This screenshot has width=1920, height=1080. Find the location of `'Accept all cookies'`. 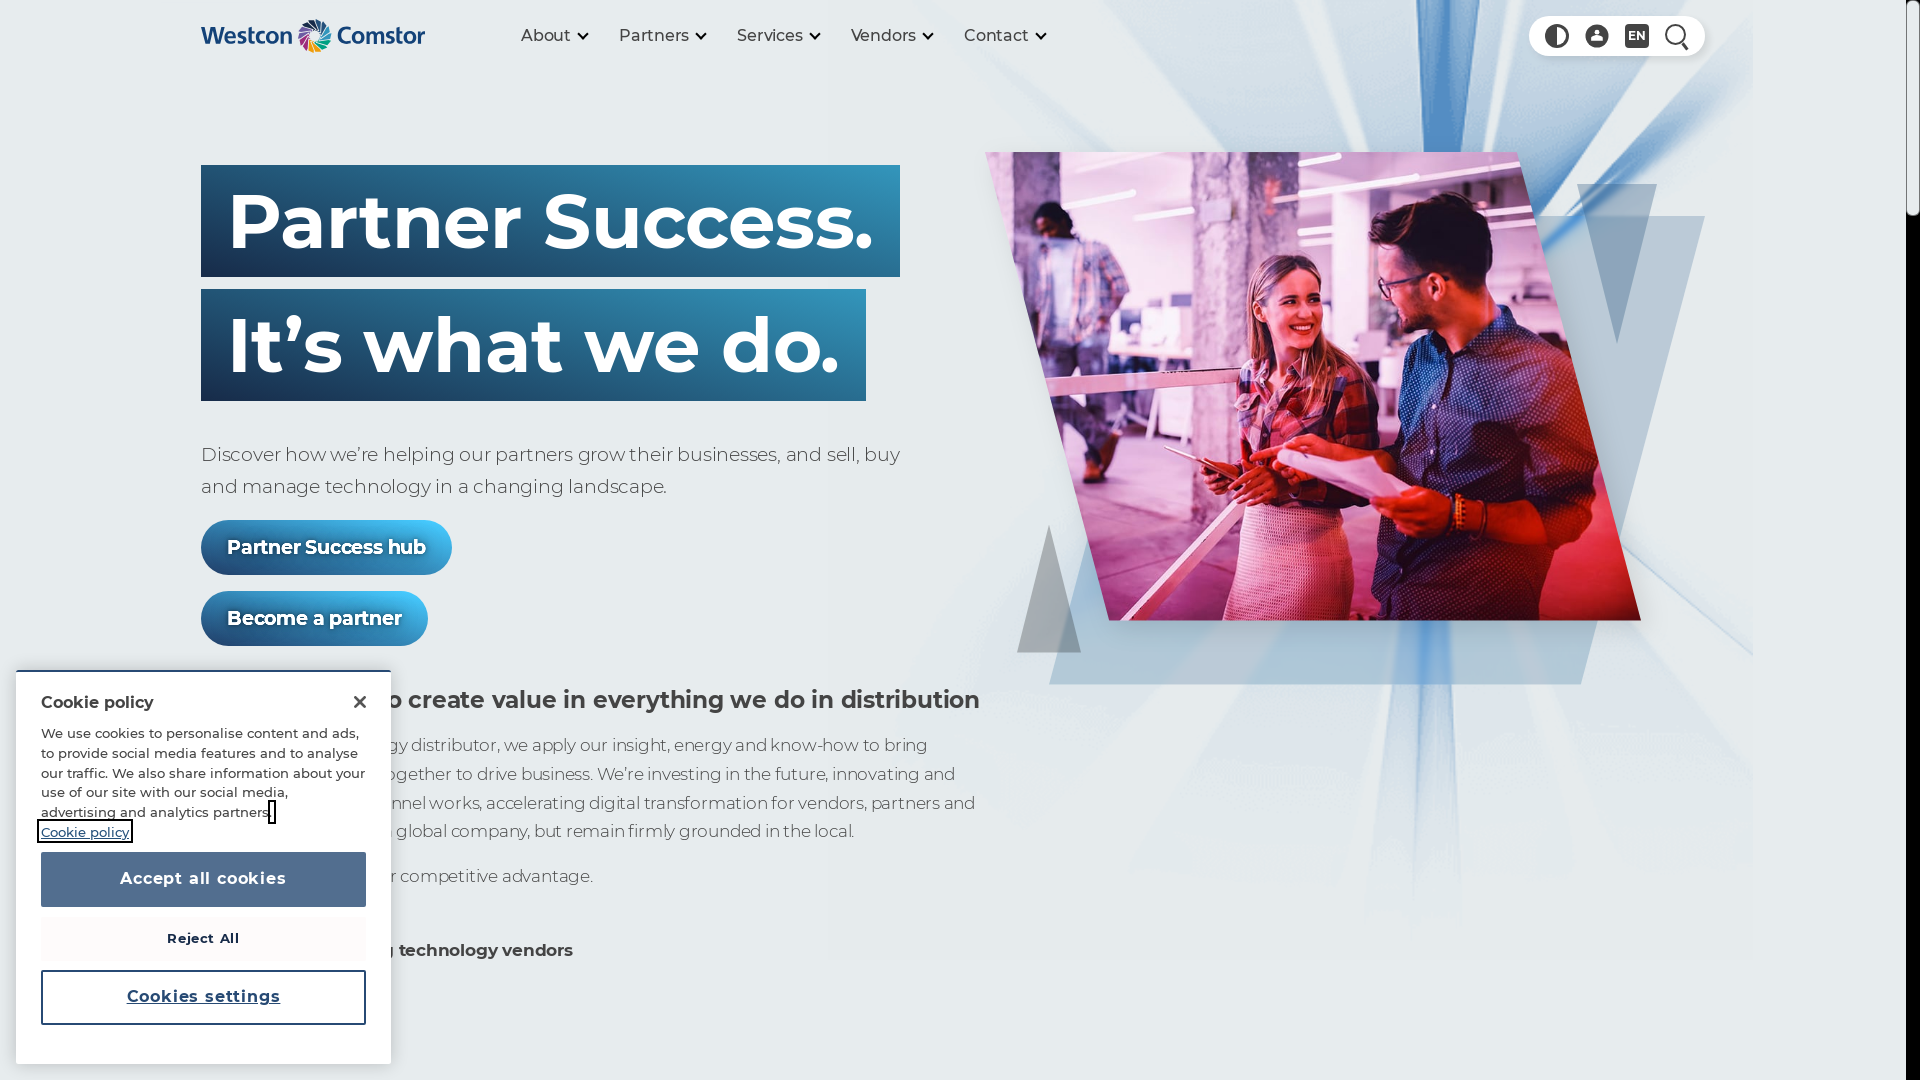

'Accept all cookies' is located at coordinates (203, 878).